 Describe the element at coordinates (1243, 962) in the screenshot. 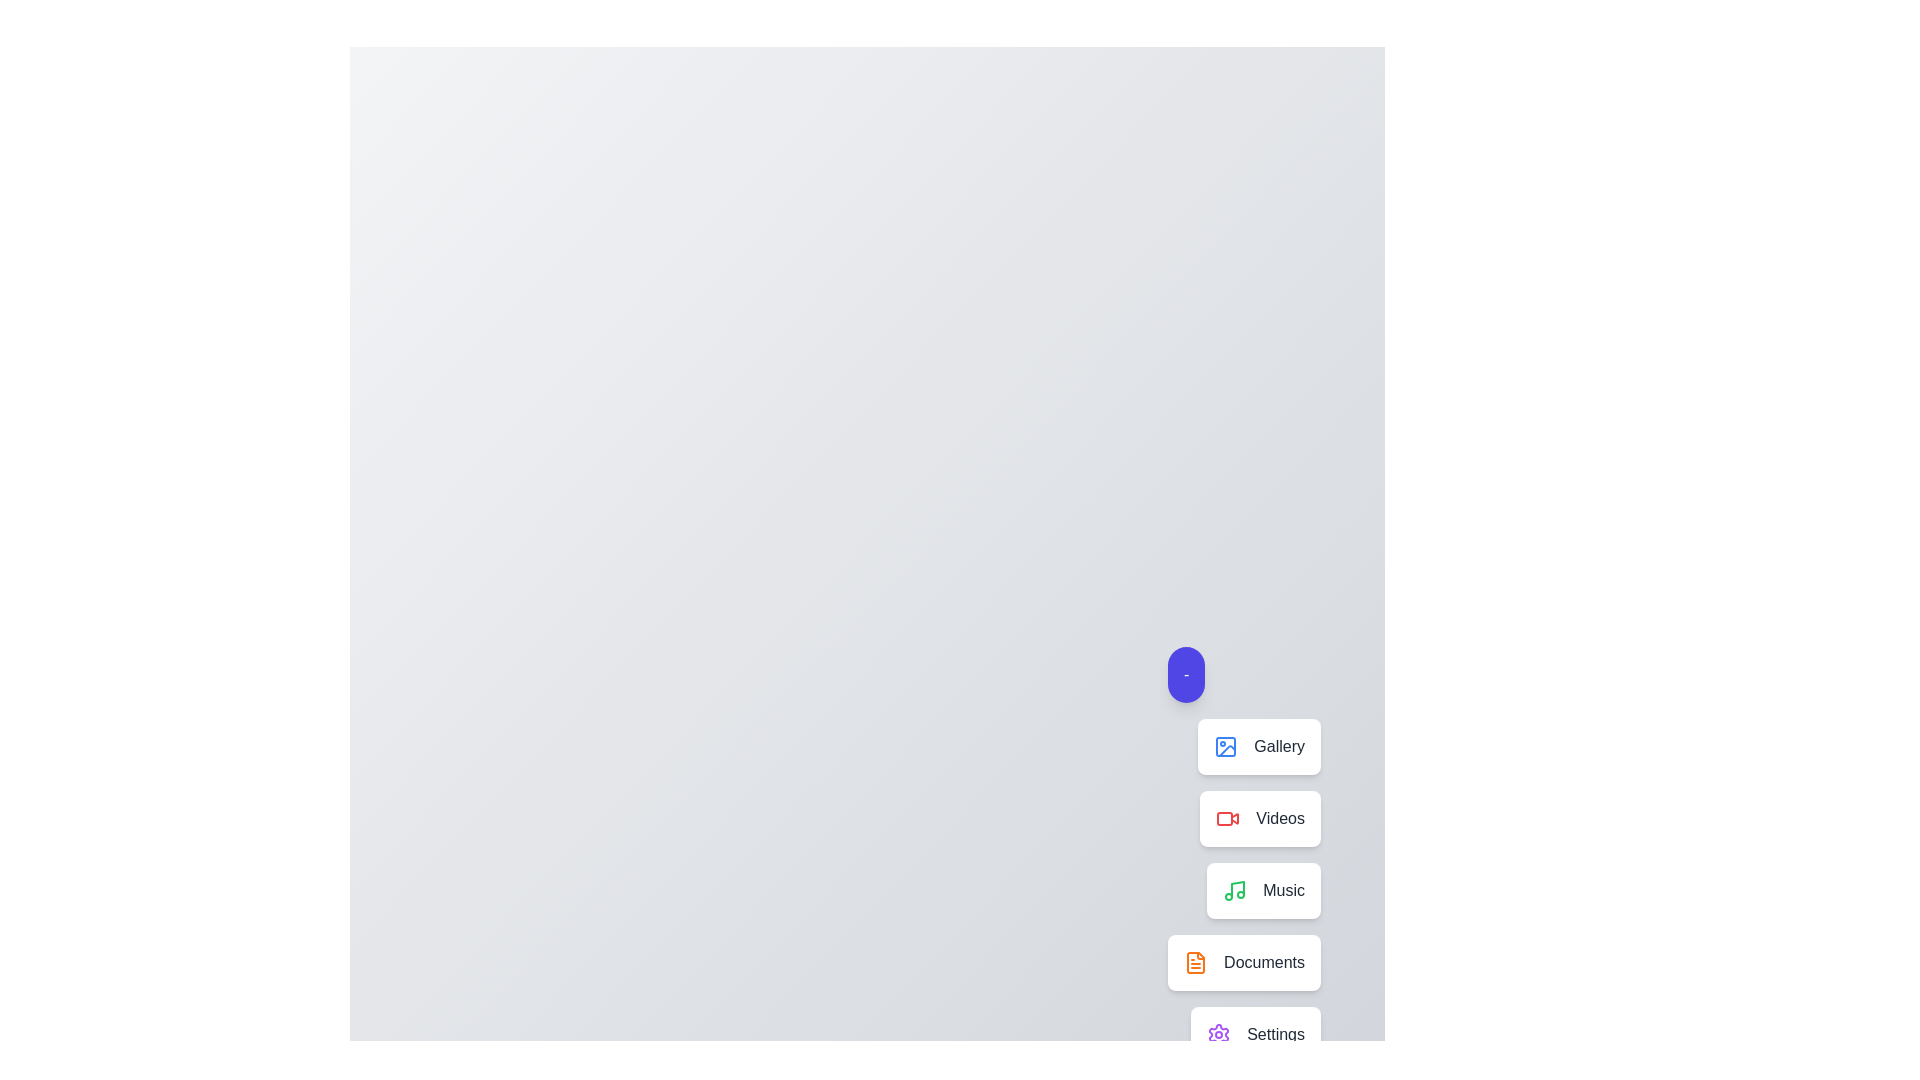

I see `the menu item labeled 'Documents' to observe its hover animation` at that location.